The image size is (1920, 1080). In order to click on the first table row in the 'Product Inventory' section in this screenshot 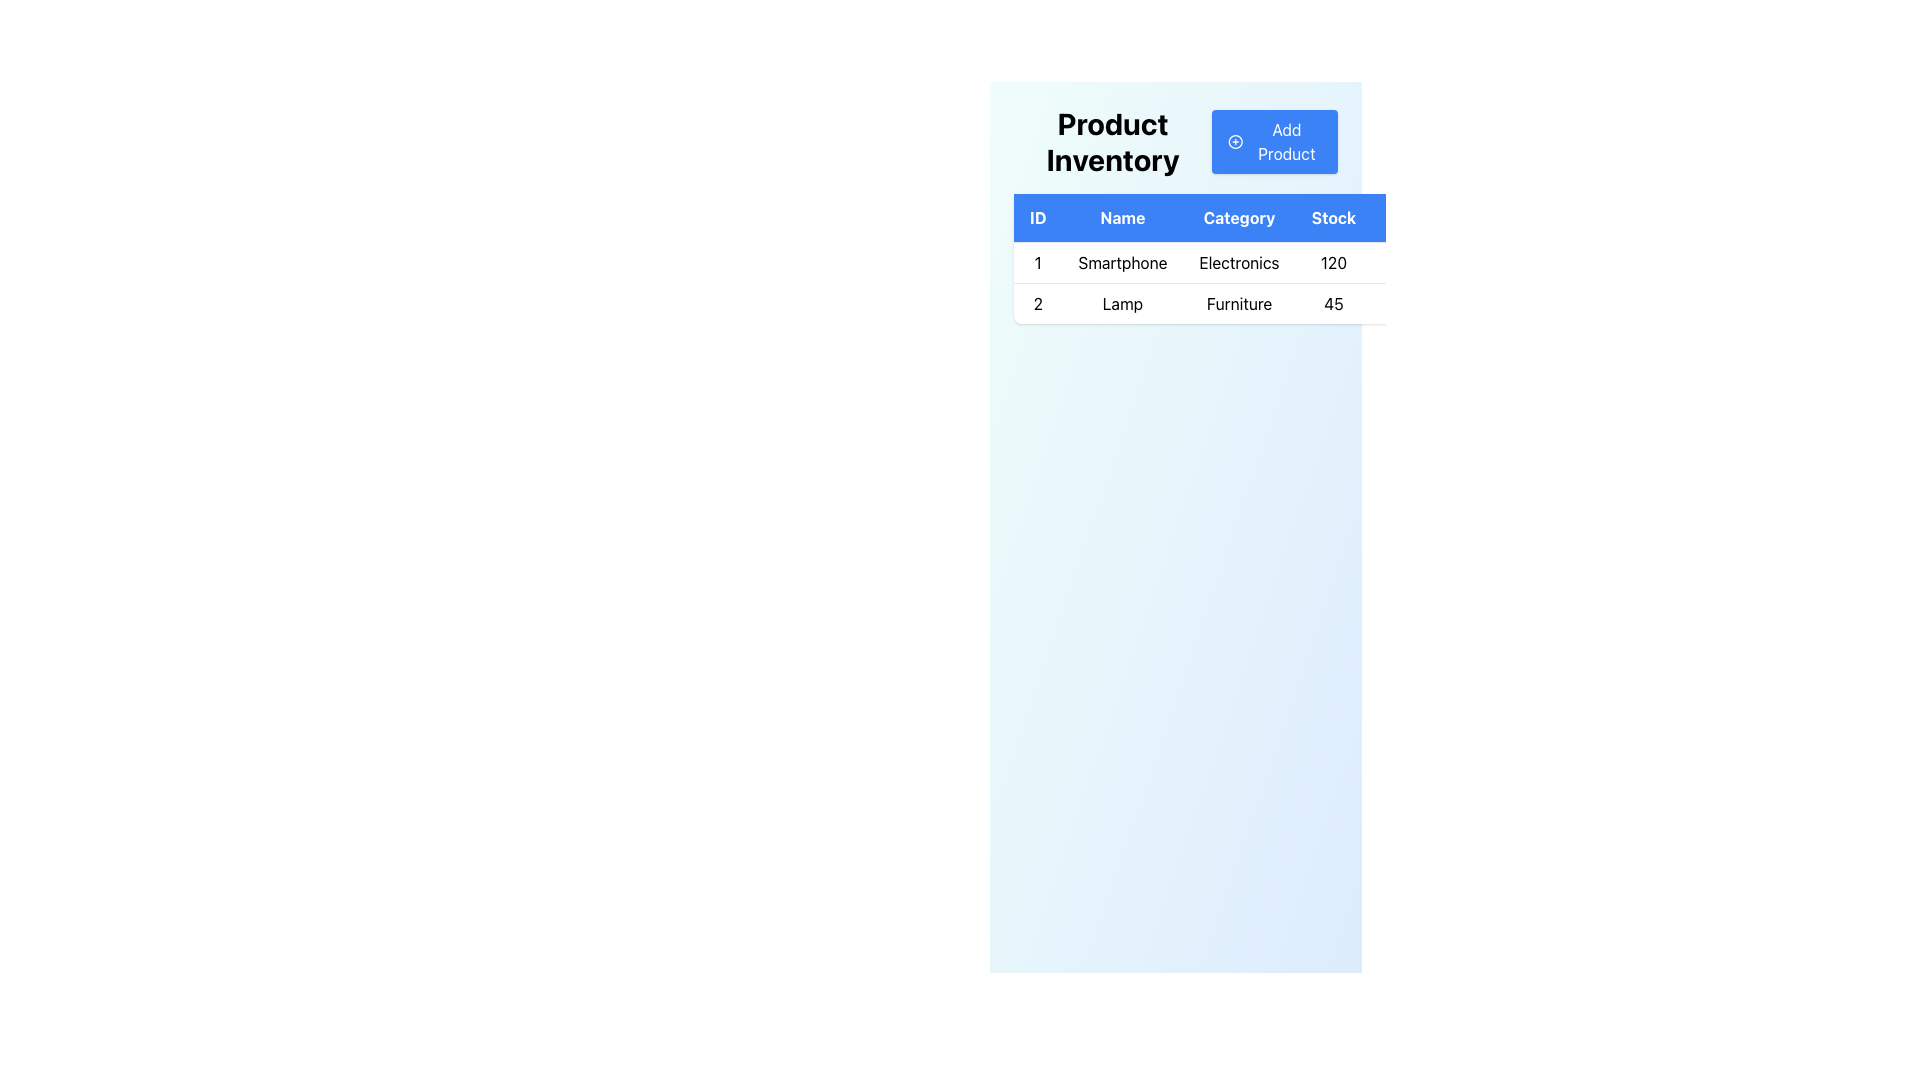, I will do `click(1237, 257)`.